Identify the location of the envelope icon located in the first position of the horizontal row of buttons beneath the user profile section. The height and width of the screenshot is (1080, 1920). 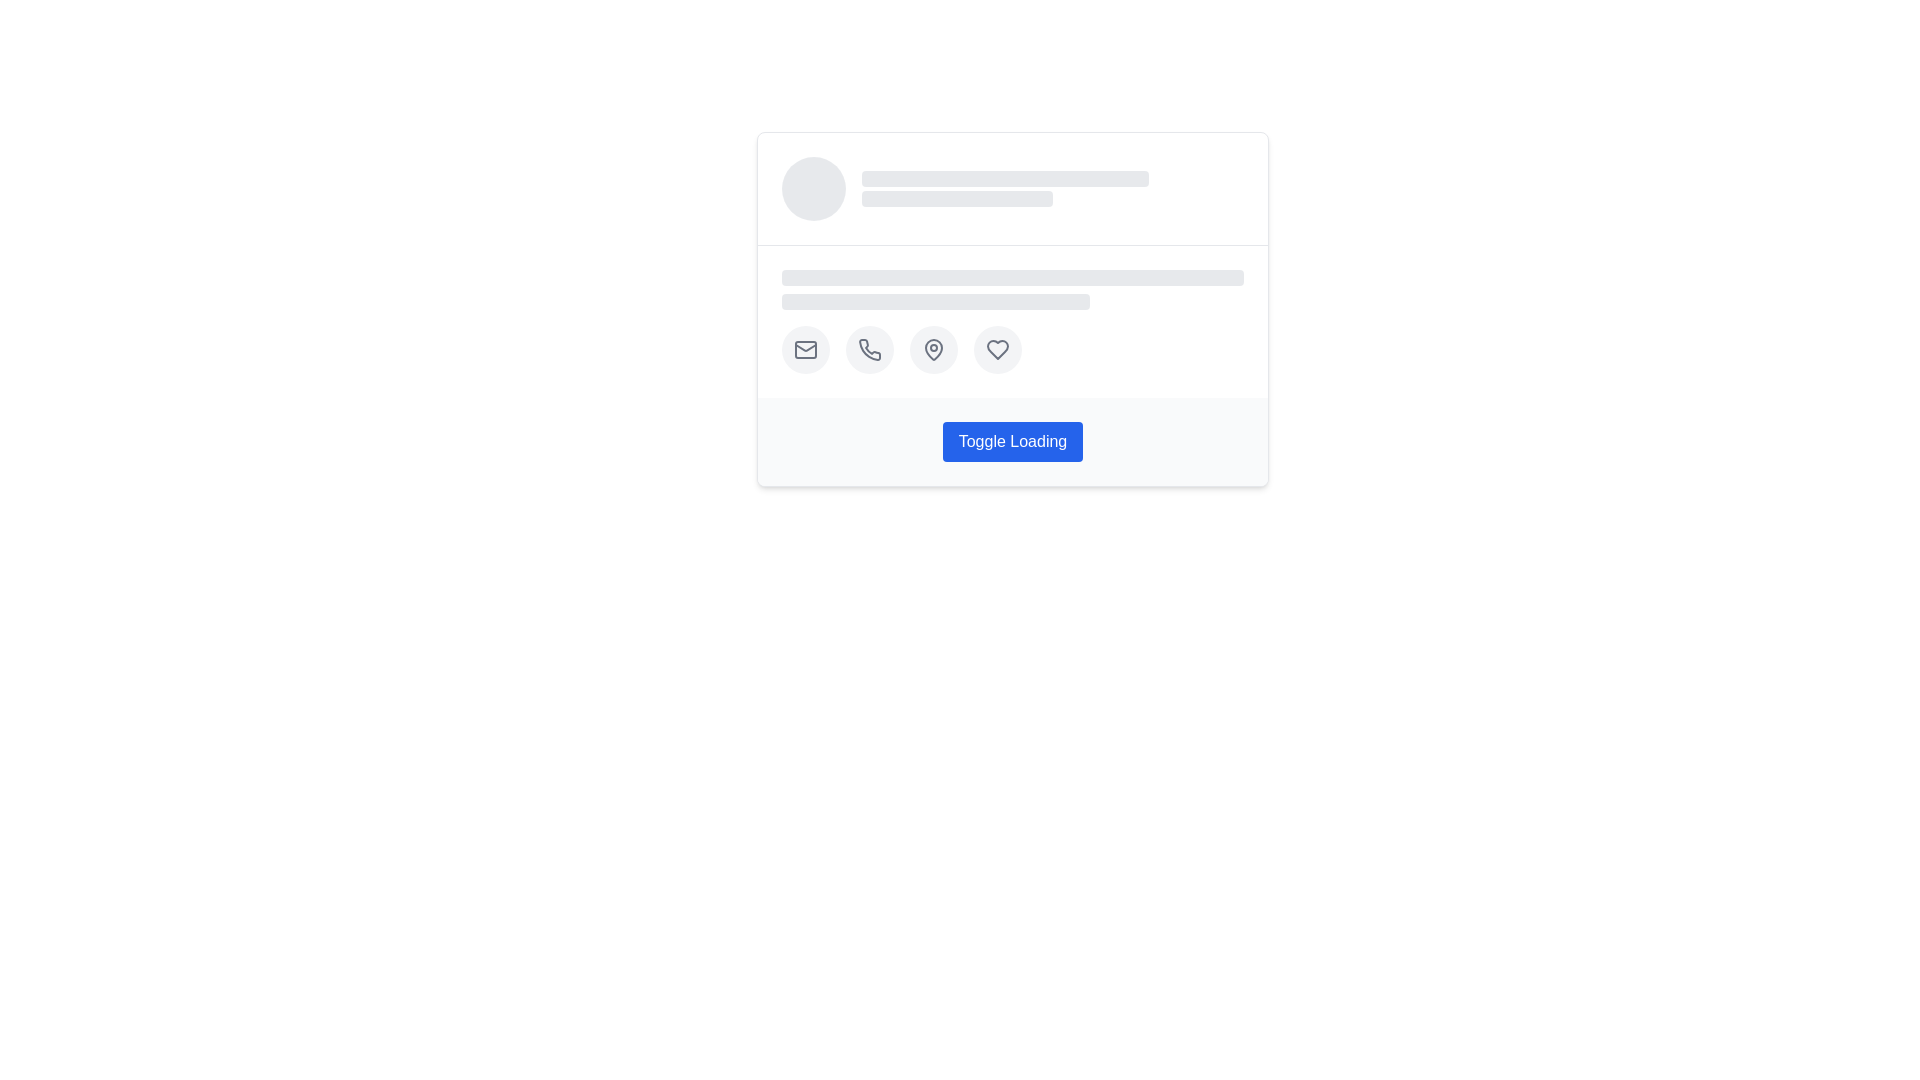
(806, 349).